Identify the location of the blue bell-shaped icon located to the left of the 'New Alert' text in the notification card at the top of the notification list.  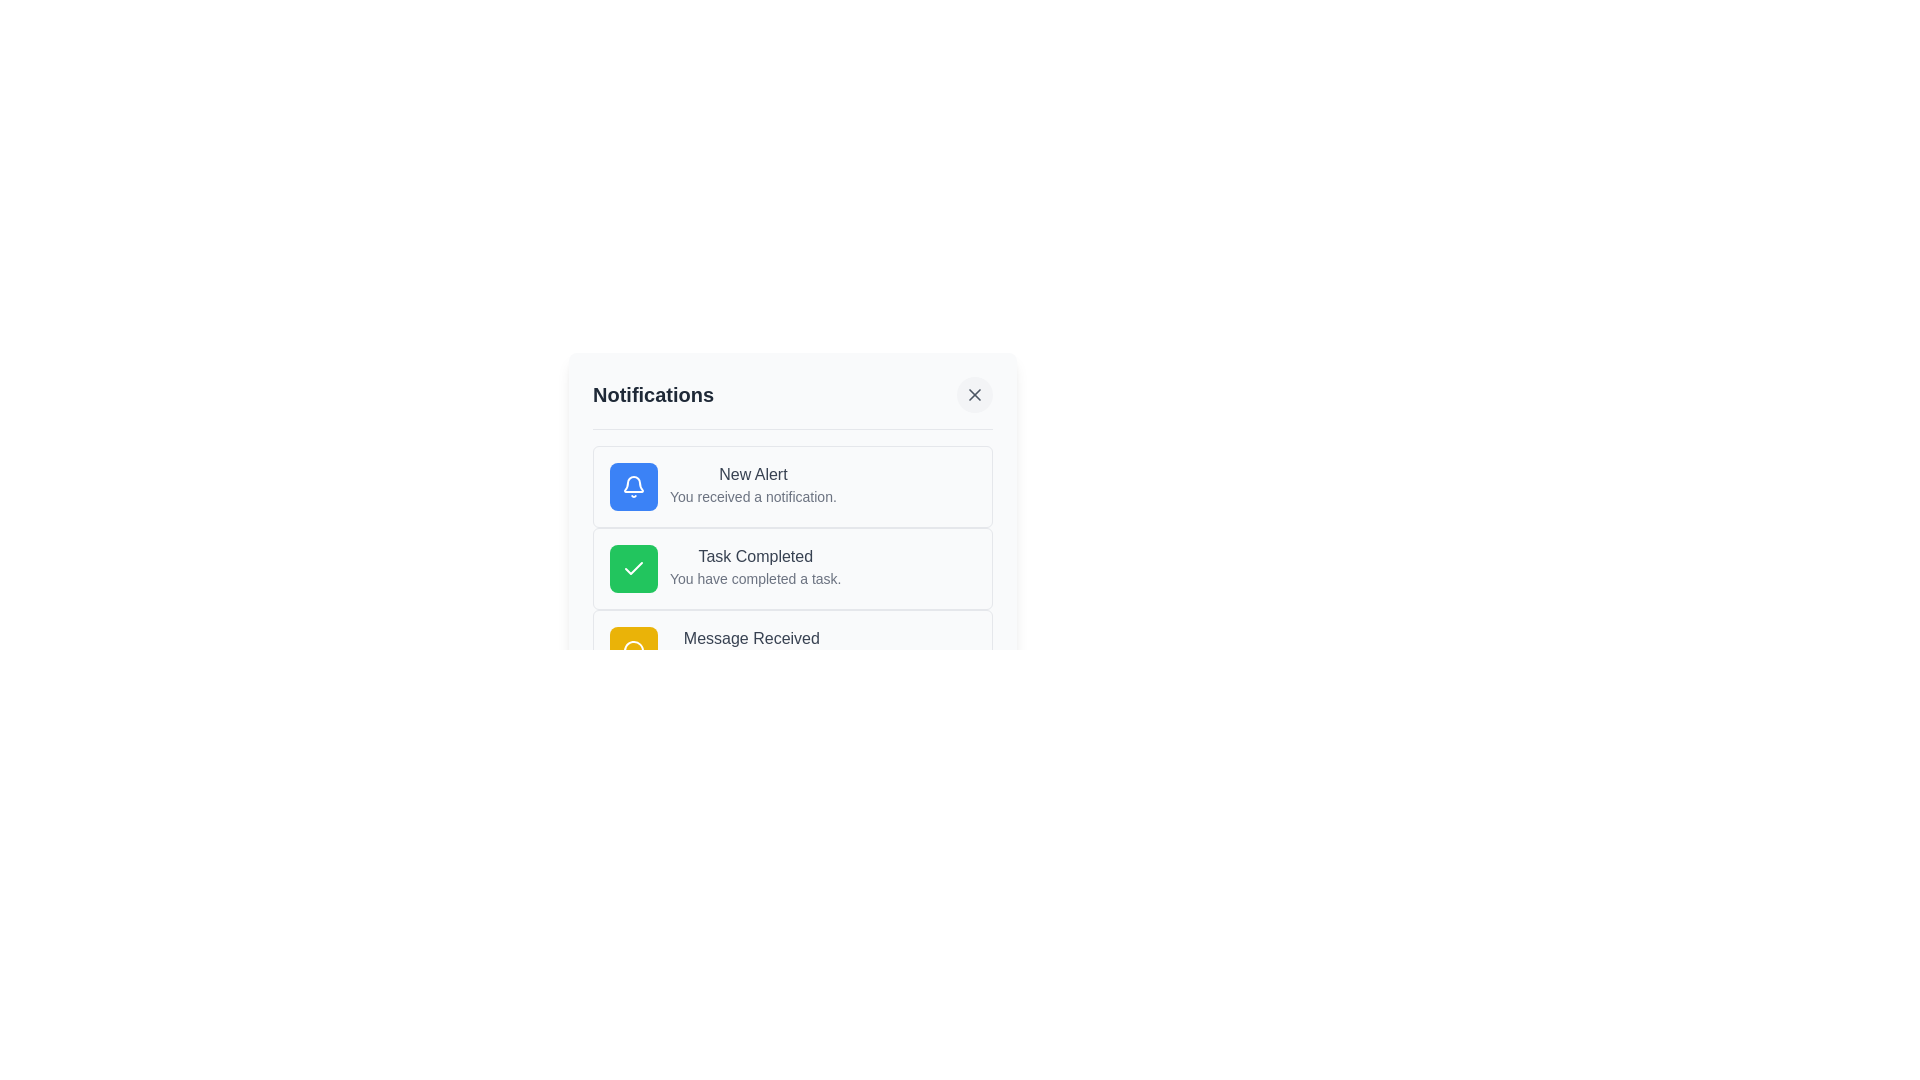
(632, 484).